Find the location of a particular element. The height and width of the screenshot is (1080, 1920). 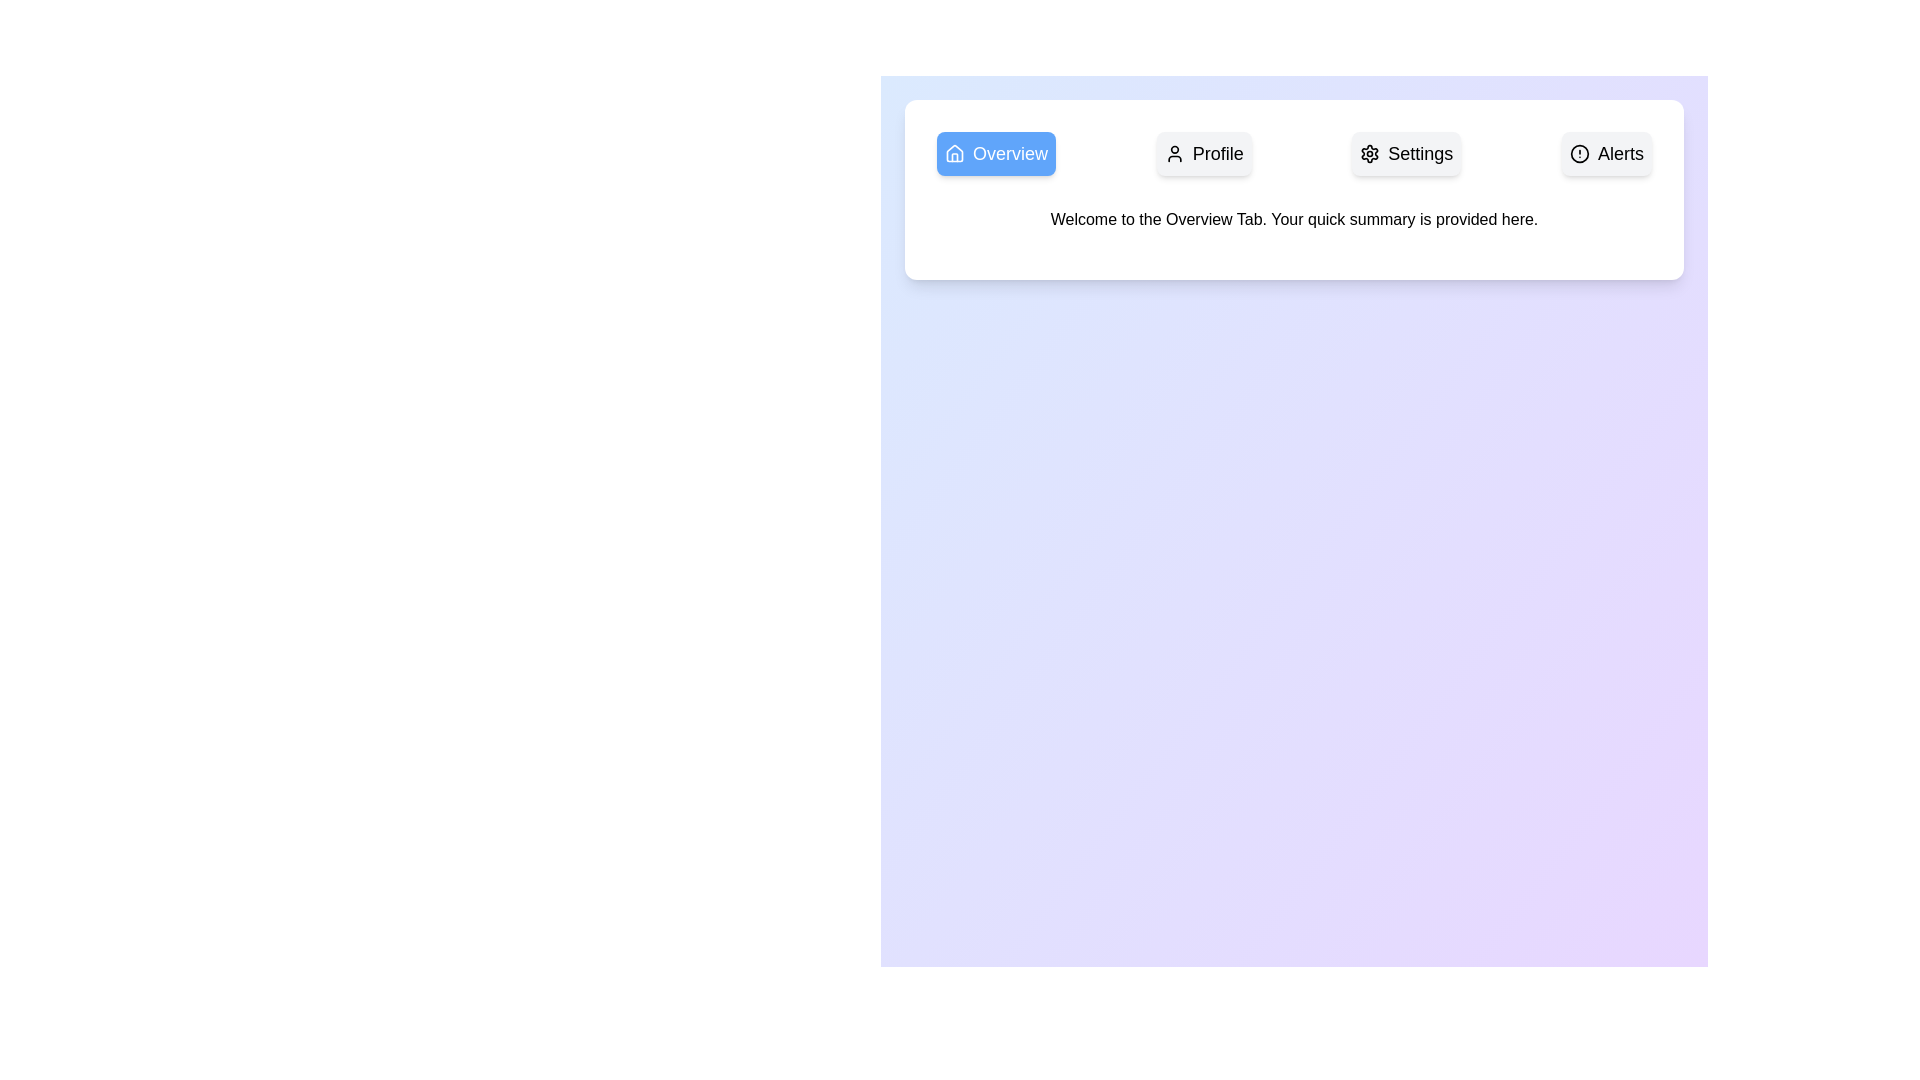

the blue rectangular button labeled 'Overview' which features a house icon on its left is located at coordinates (996, 153).